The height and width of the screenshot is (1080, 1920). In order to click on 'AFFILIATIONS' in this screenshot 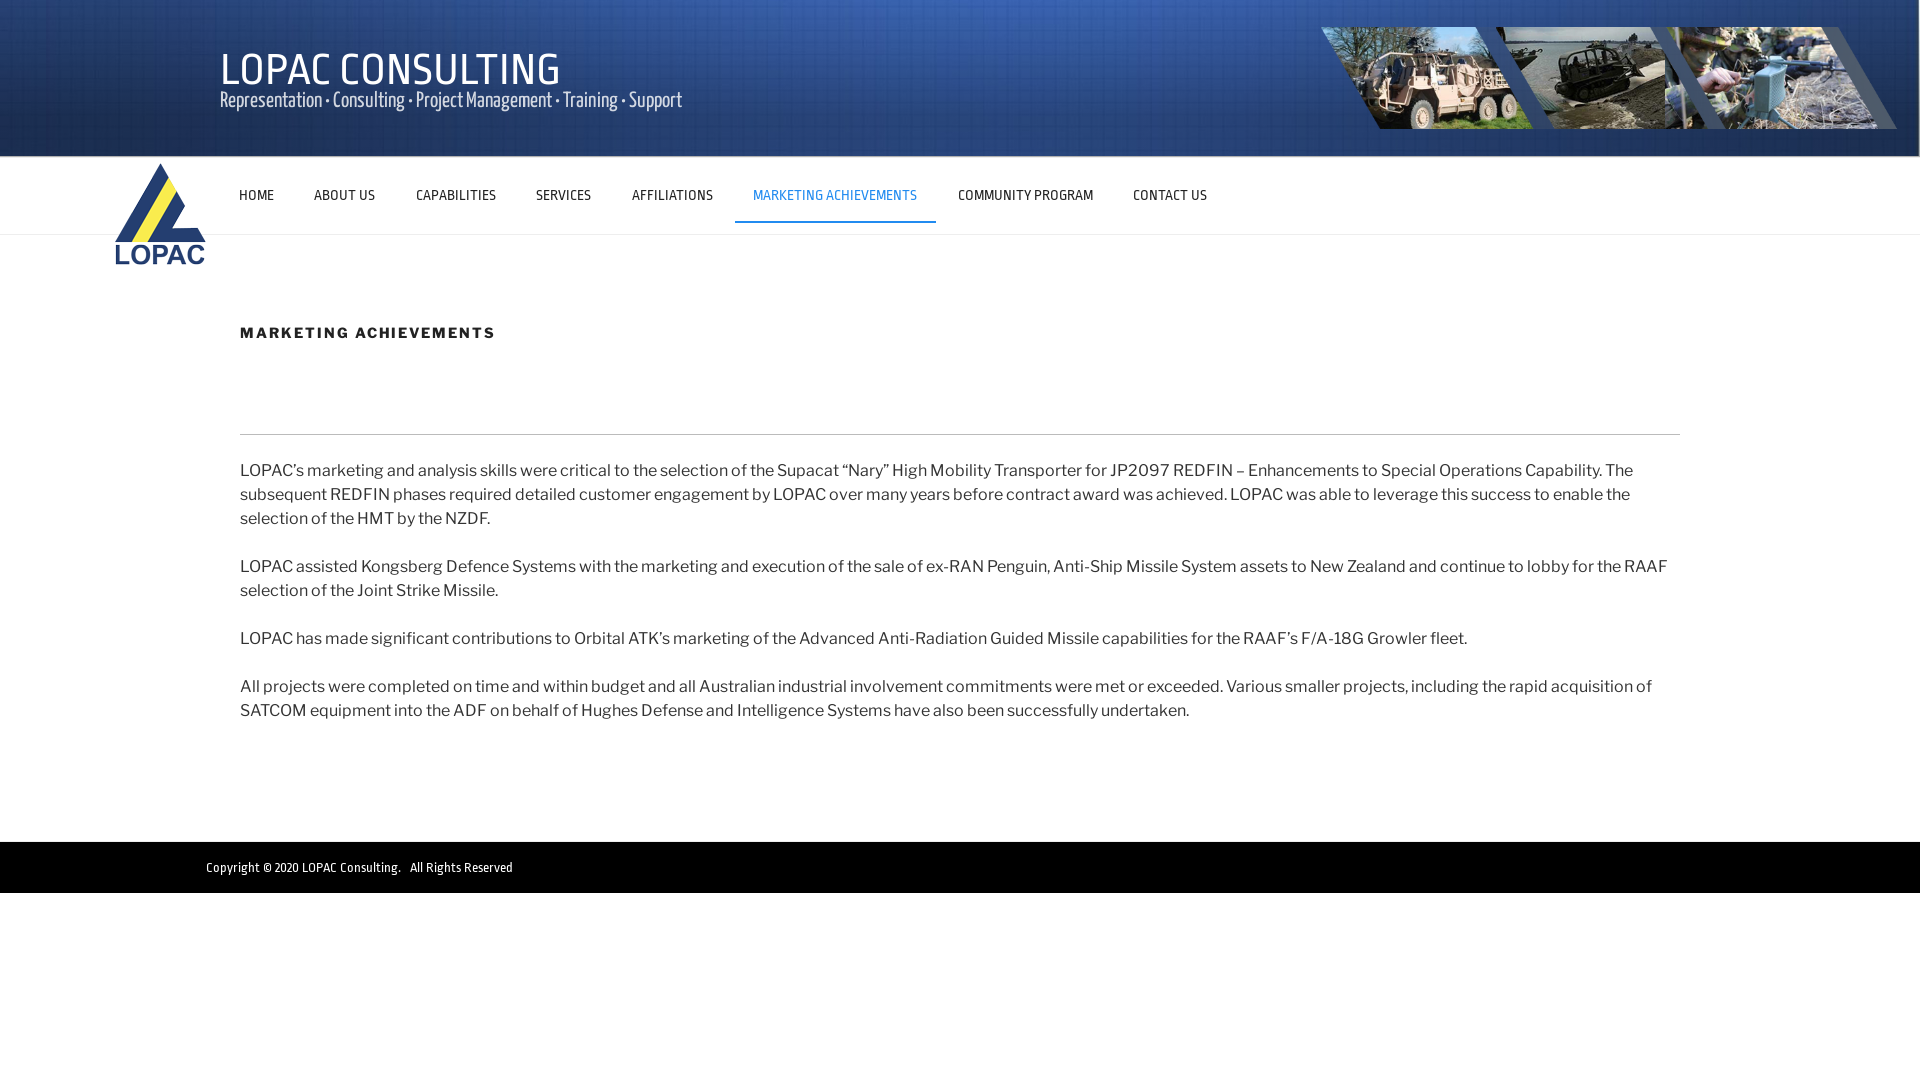, I will do `click(672, 194)`.